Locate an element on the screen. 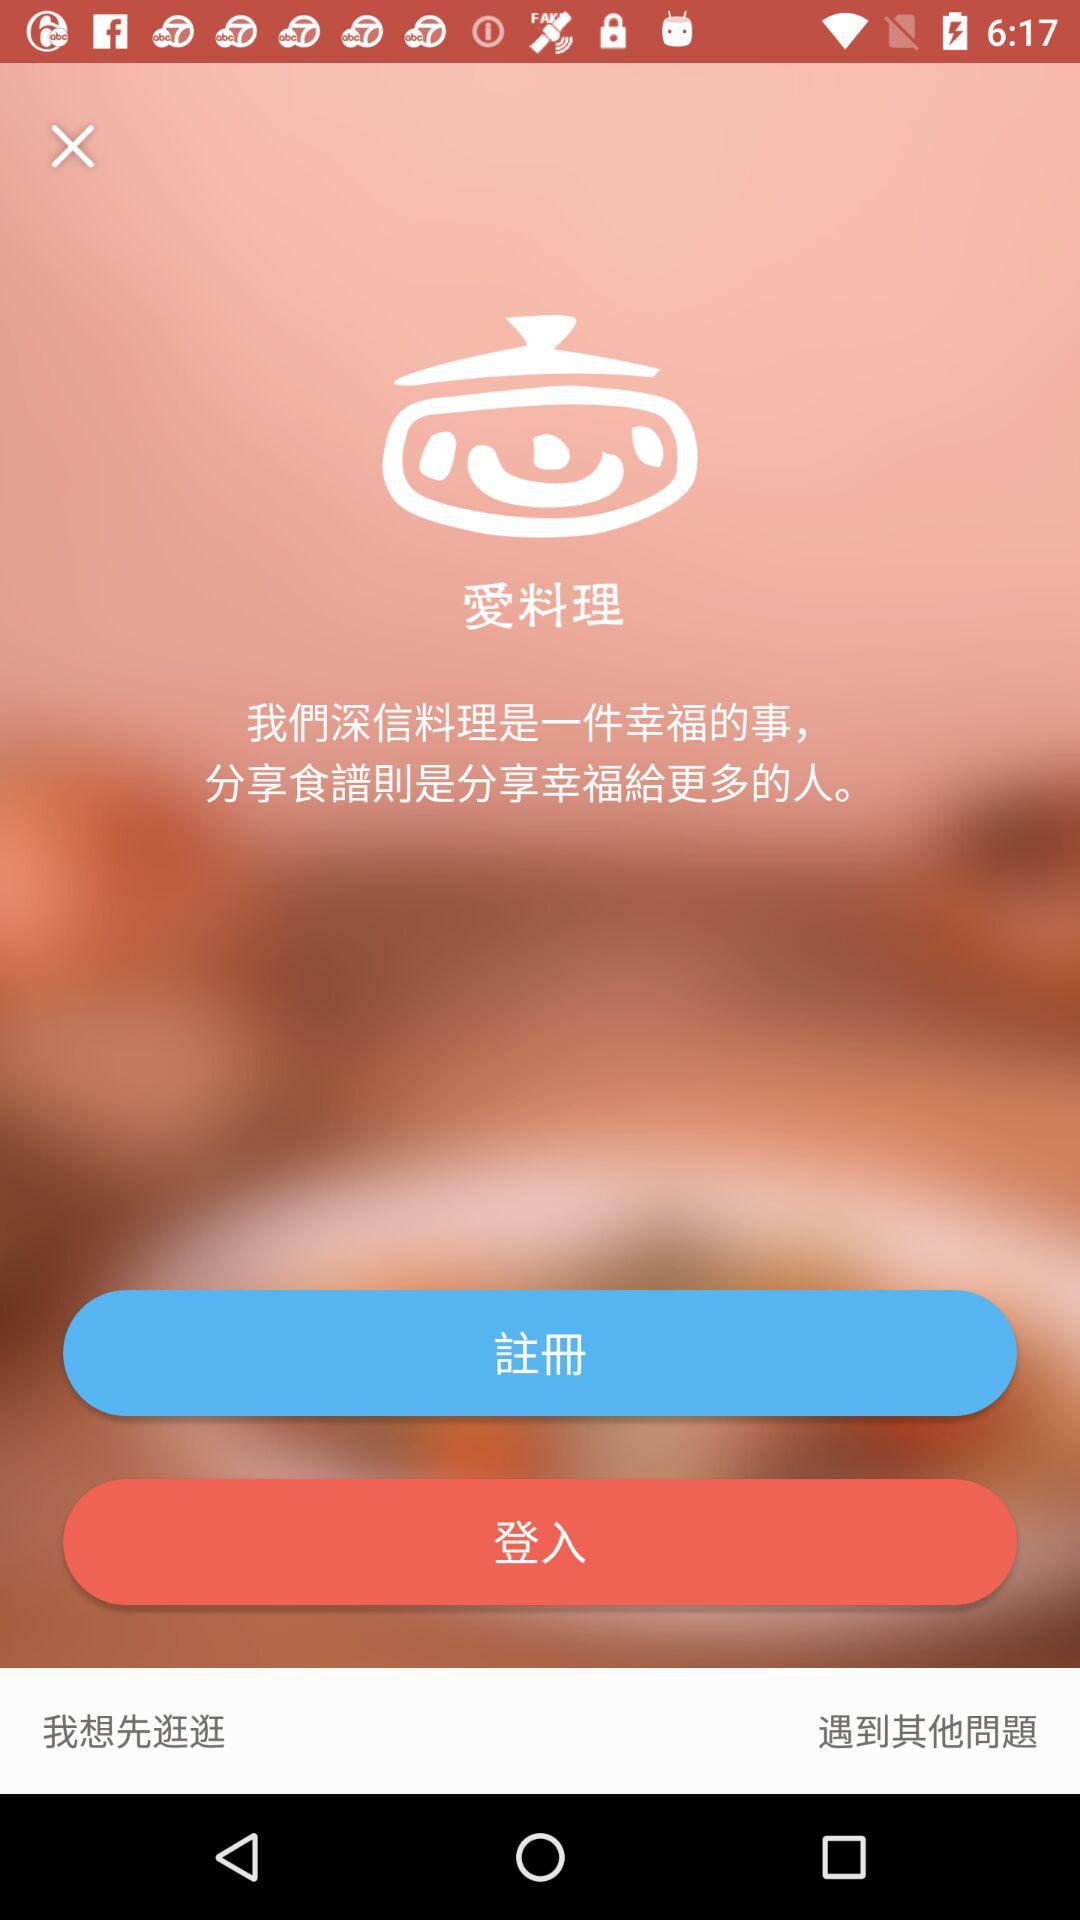 This screenshot has height=1920, width=1080. item at the top left corner is located at coordinates (83, 146).